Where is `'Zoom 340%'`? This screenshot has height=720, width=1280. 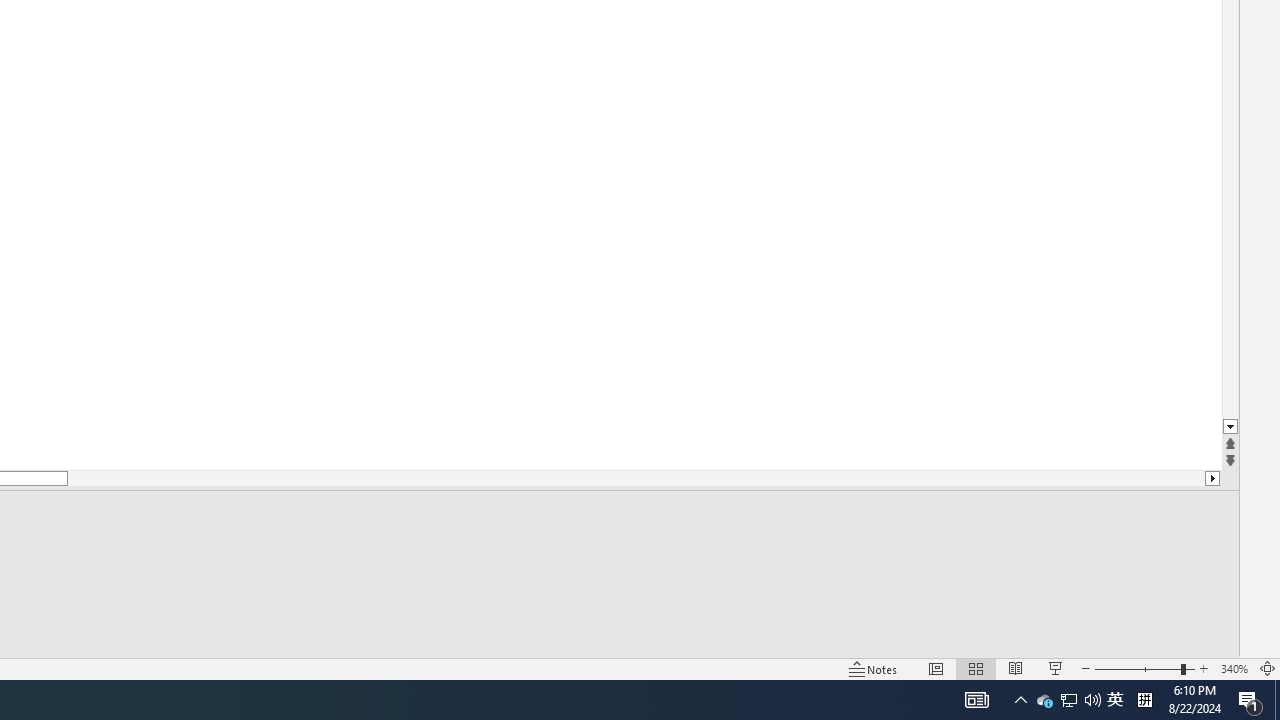
'Zoom 340%' is located at coordinates (1233, 669).